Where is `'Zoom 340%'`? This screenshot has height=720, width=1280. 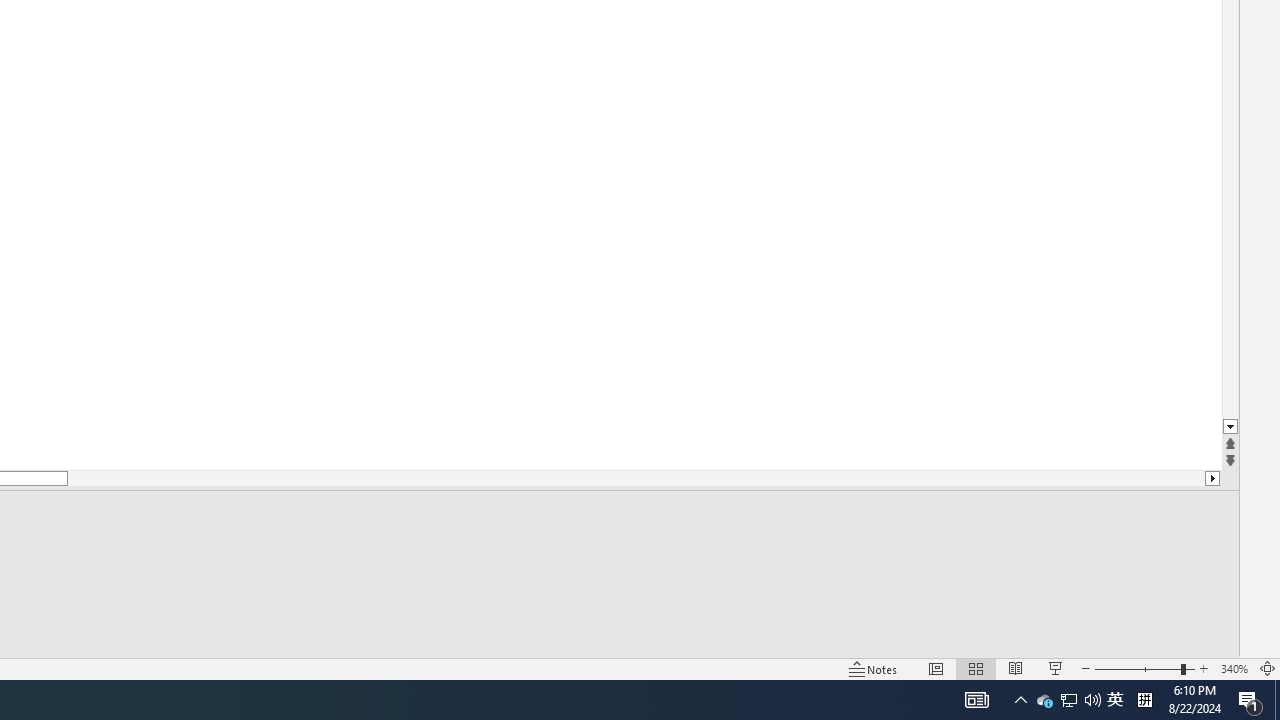
'Zoom 340%' is located at coordinates (1233, 669).